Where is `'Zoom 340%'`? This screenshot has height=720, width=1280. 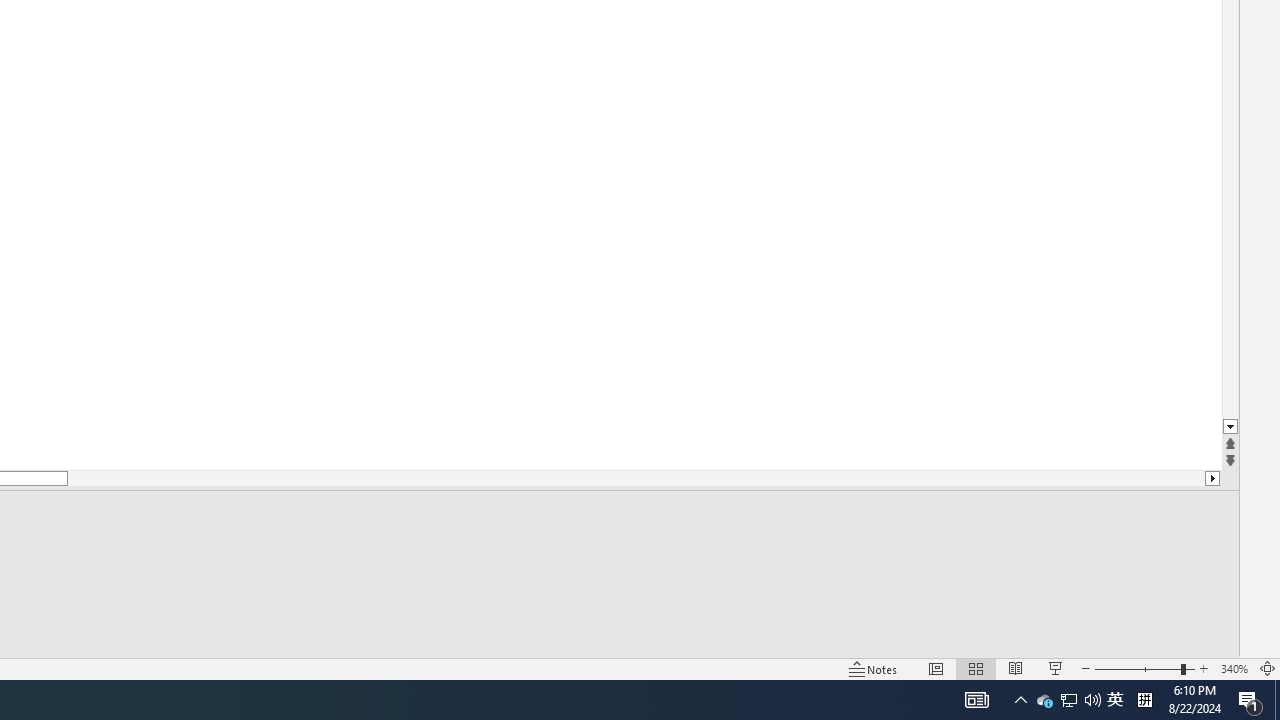
'Zoom 340%' is located at coordinates (1233, 669).